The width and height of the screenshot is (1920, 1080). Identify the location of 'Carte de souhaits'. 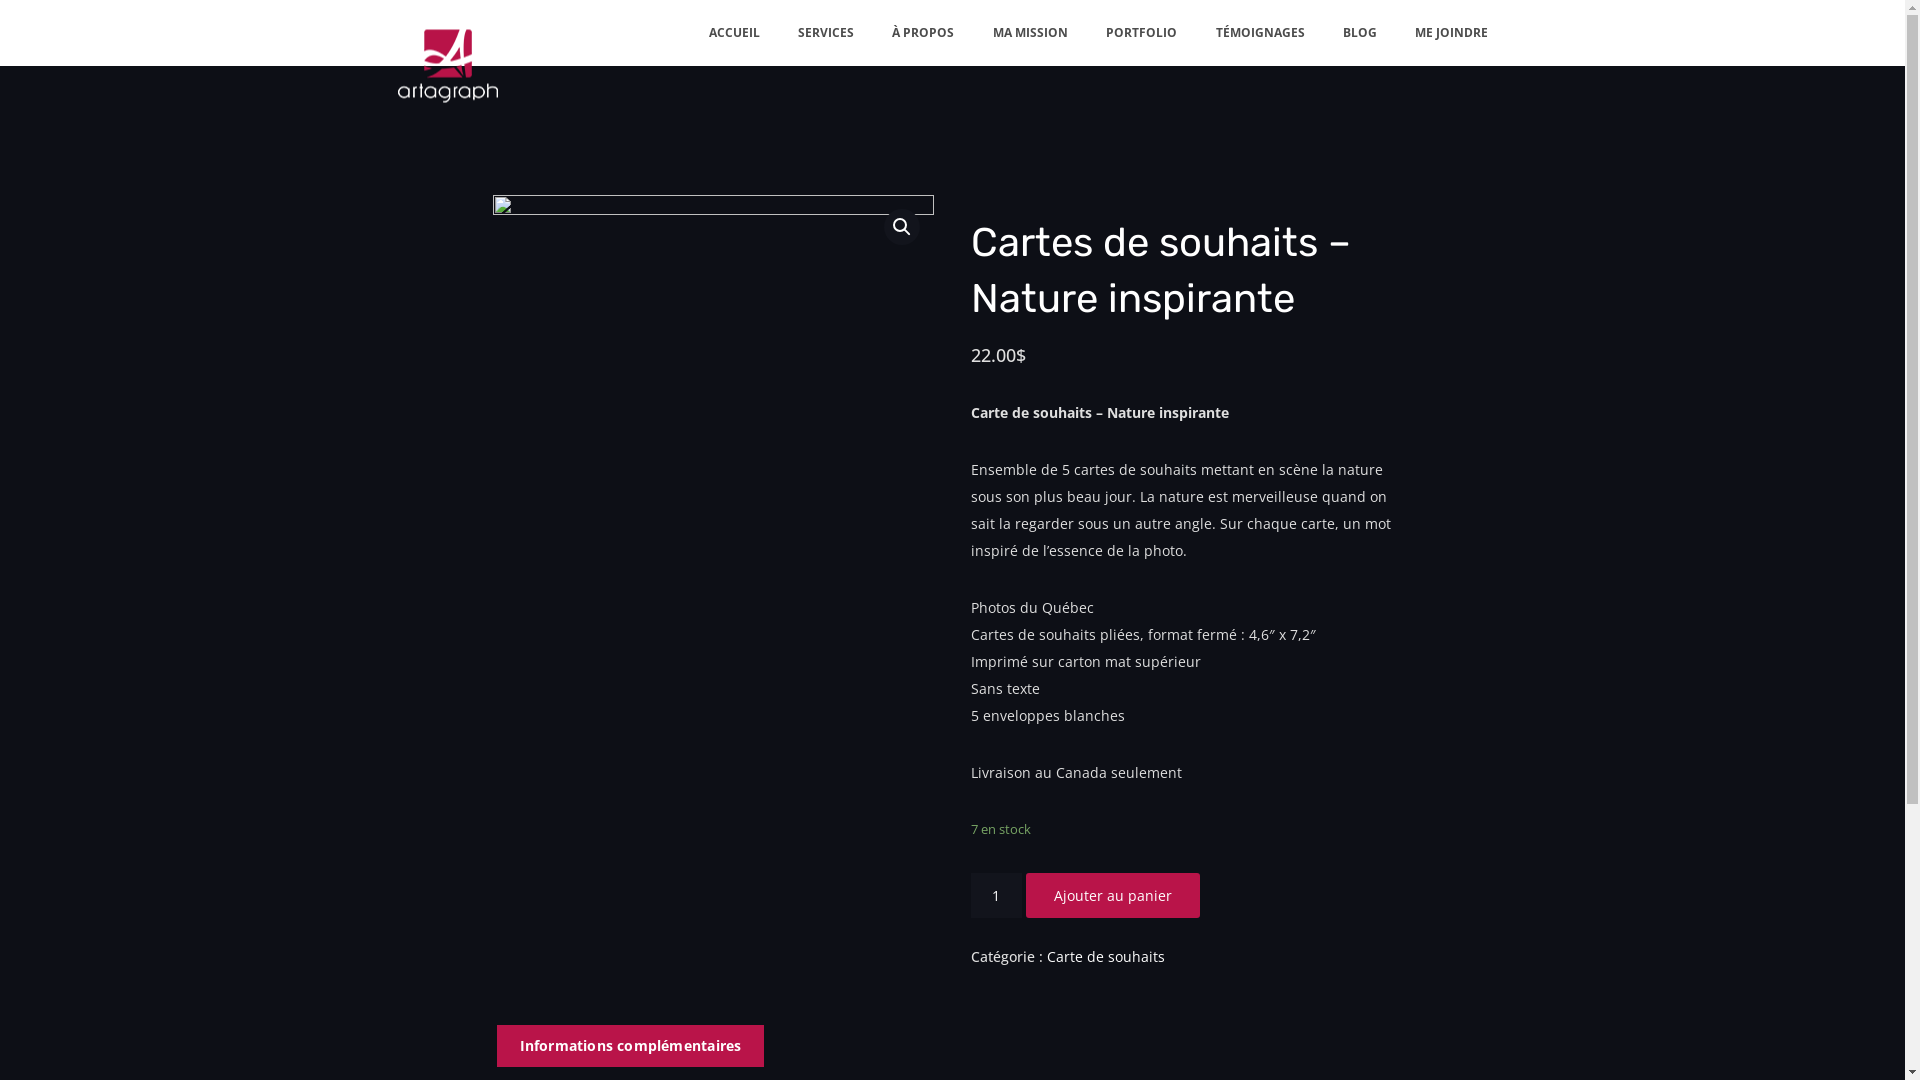
(1104, 955).